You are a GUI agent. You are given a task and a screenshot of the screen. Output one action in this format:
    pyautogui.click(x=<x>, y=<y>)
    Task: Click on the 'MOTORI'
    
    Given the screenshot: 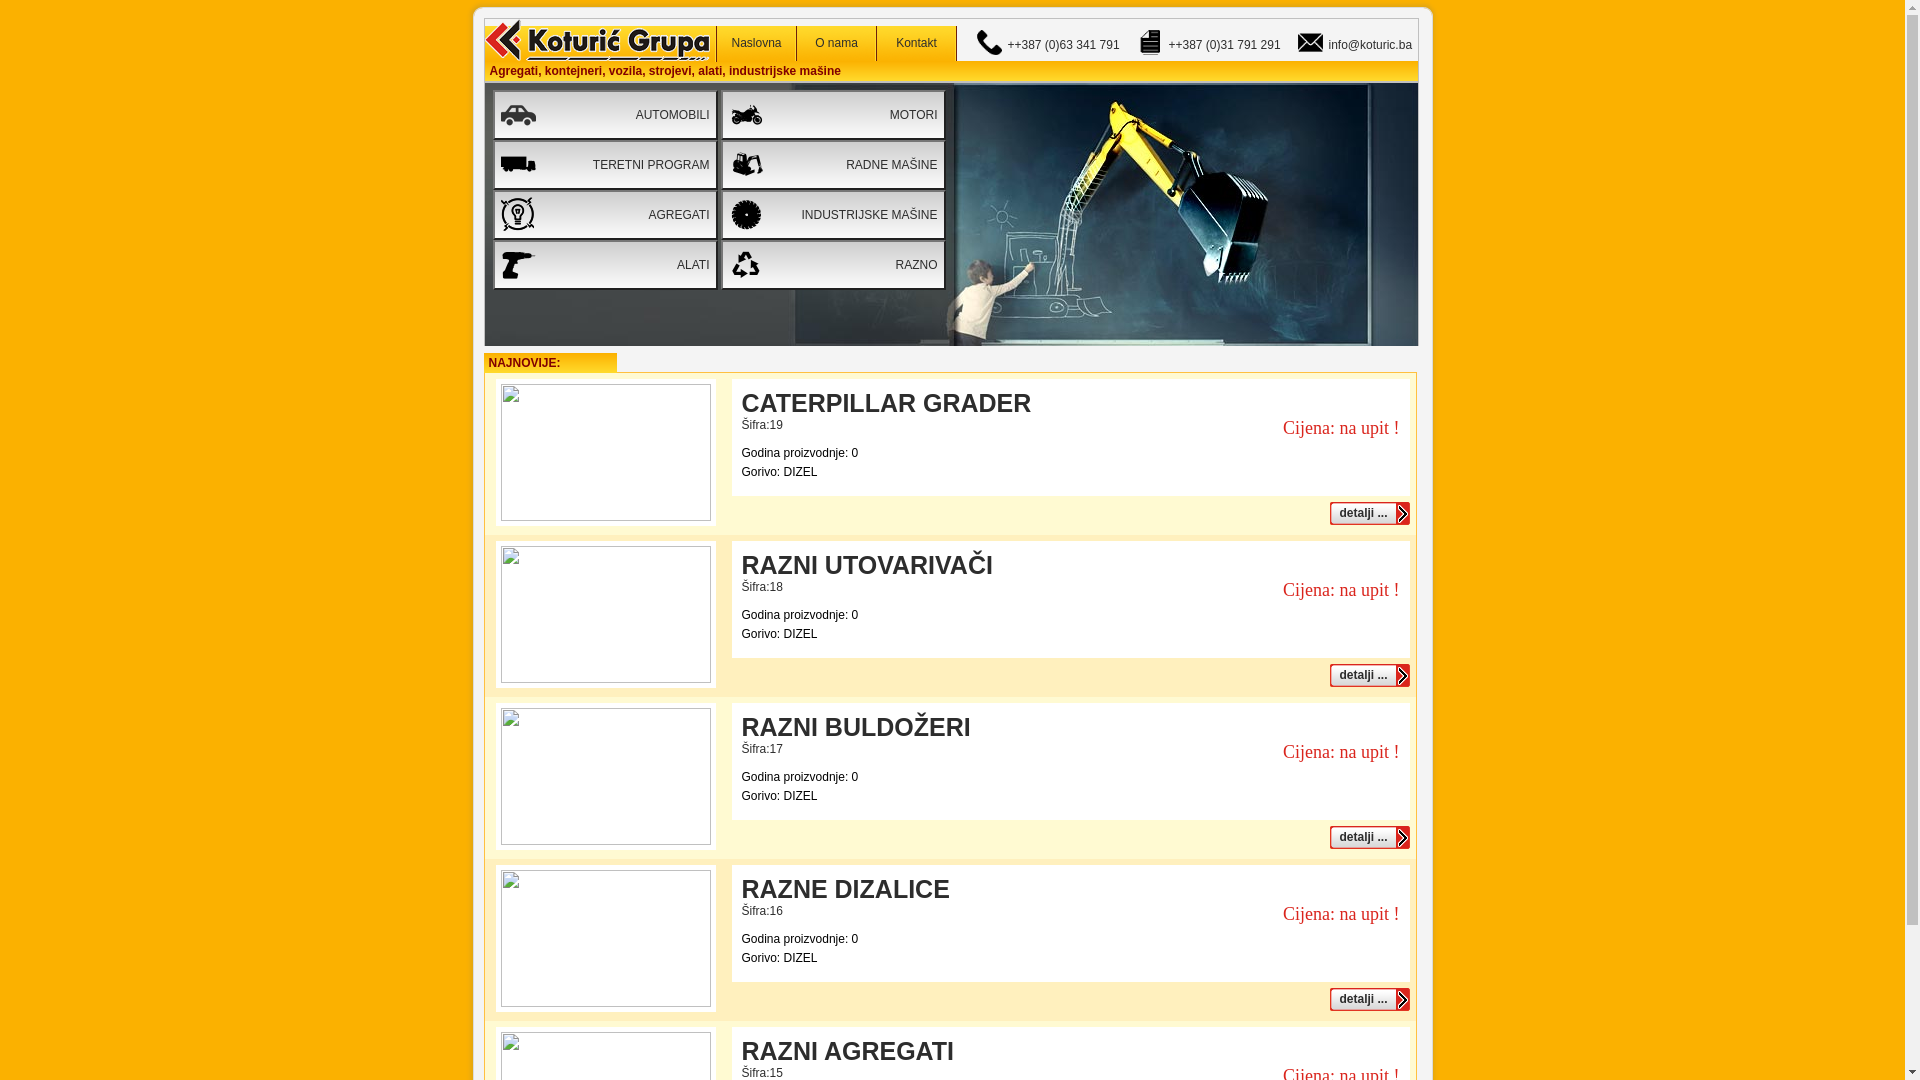 What is the action you would take?
    pyautogui.click(x=832, y=115)
    